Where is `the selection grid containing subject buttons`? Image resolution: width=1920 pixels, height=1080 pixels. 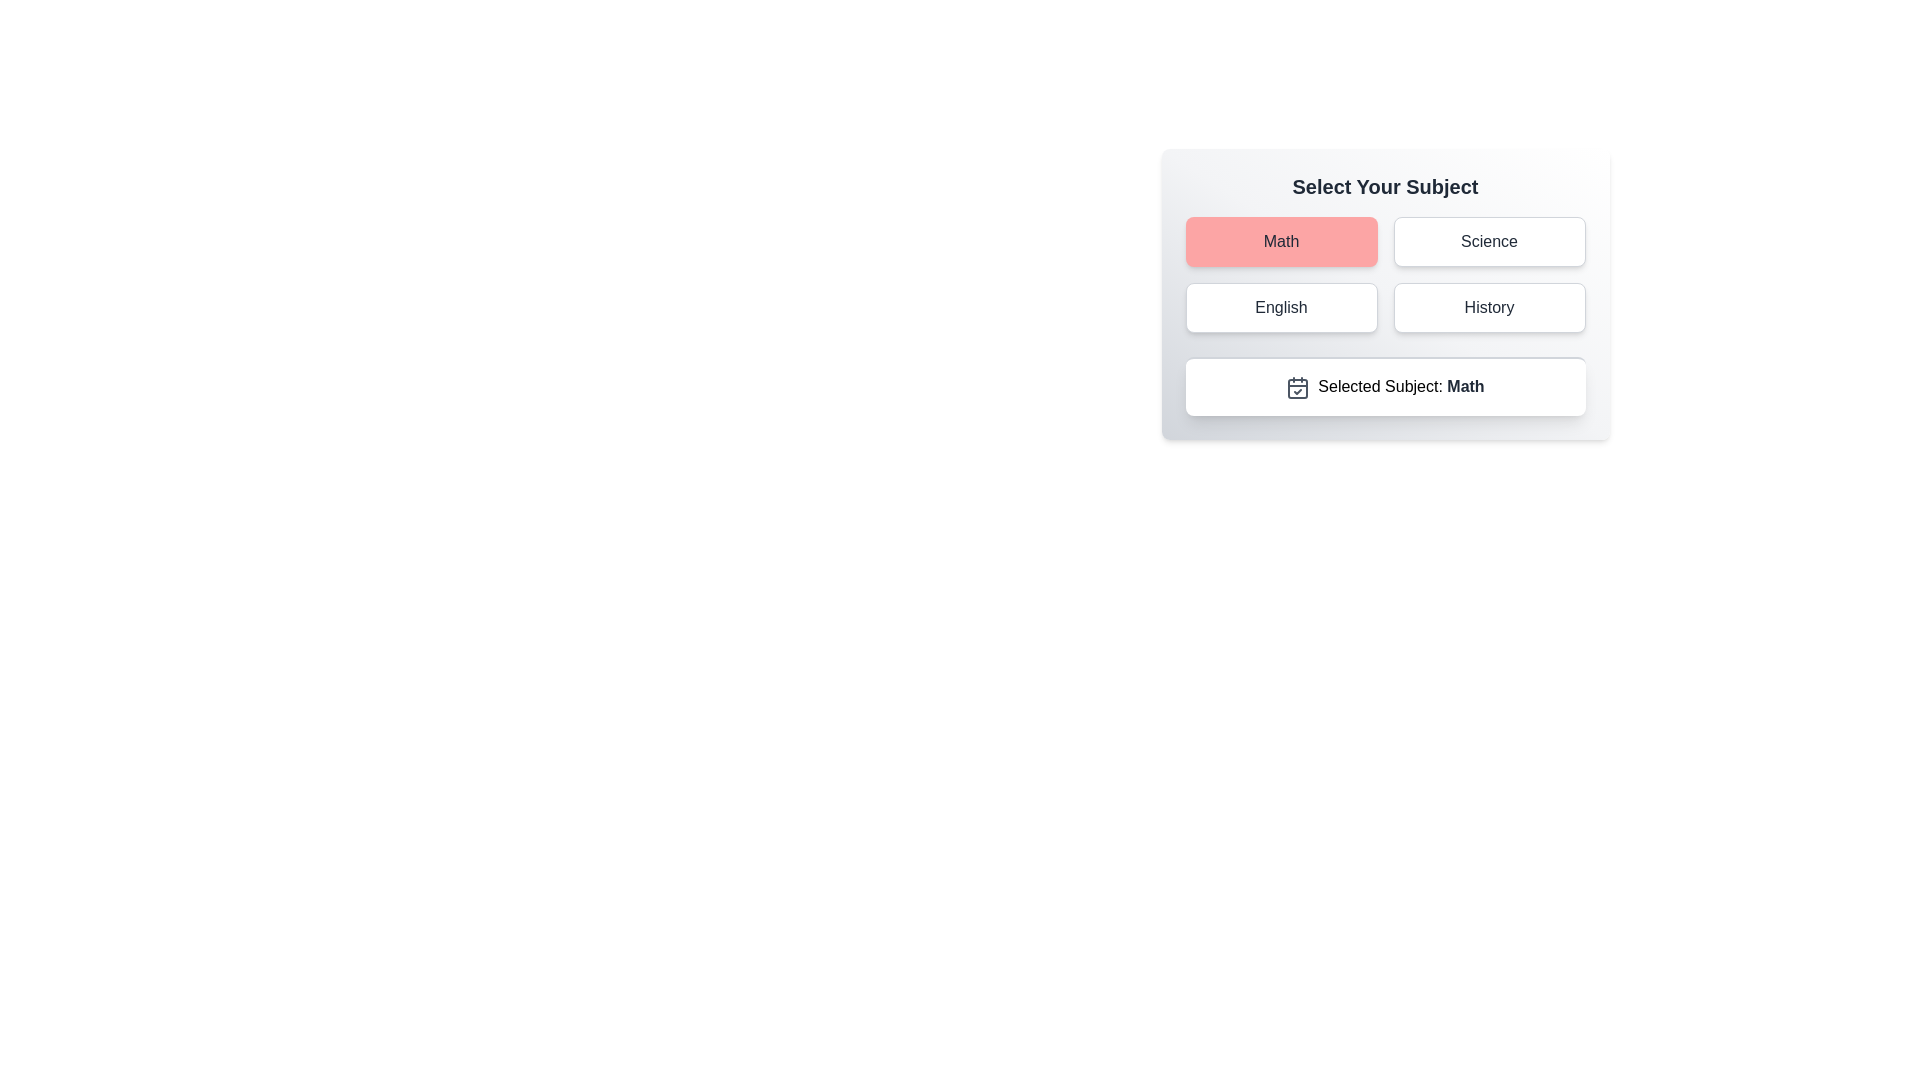
the selection grid containing subject buttons is located at coordinates (1384, 274).